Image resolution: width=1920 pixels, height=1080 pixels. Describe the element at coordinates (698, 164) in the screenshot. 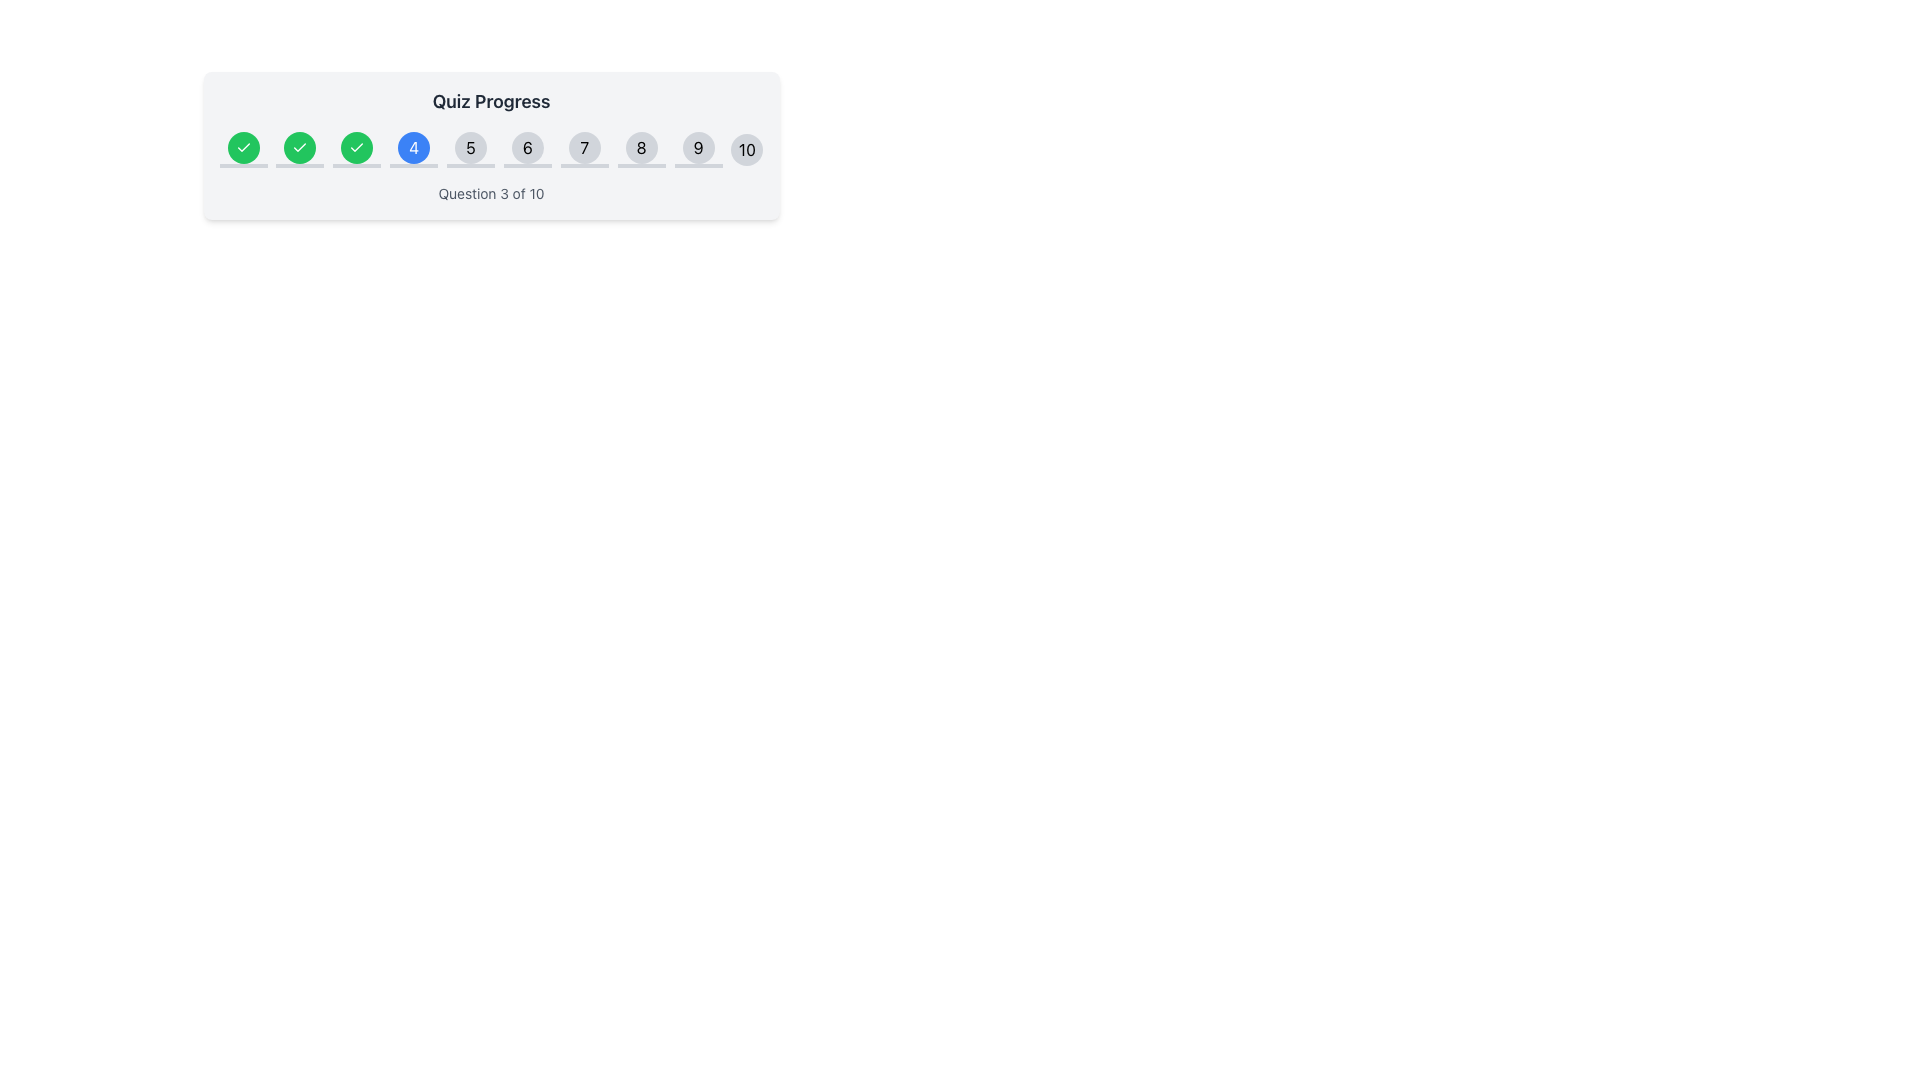

I see `the decorative element or progress bar located directly beneath the button labeled '9' in the vertical stack` at that location.